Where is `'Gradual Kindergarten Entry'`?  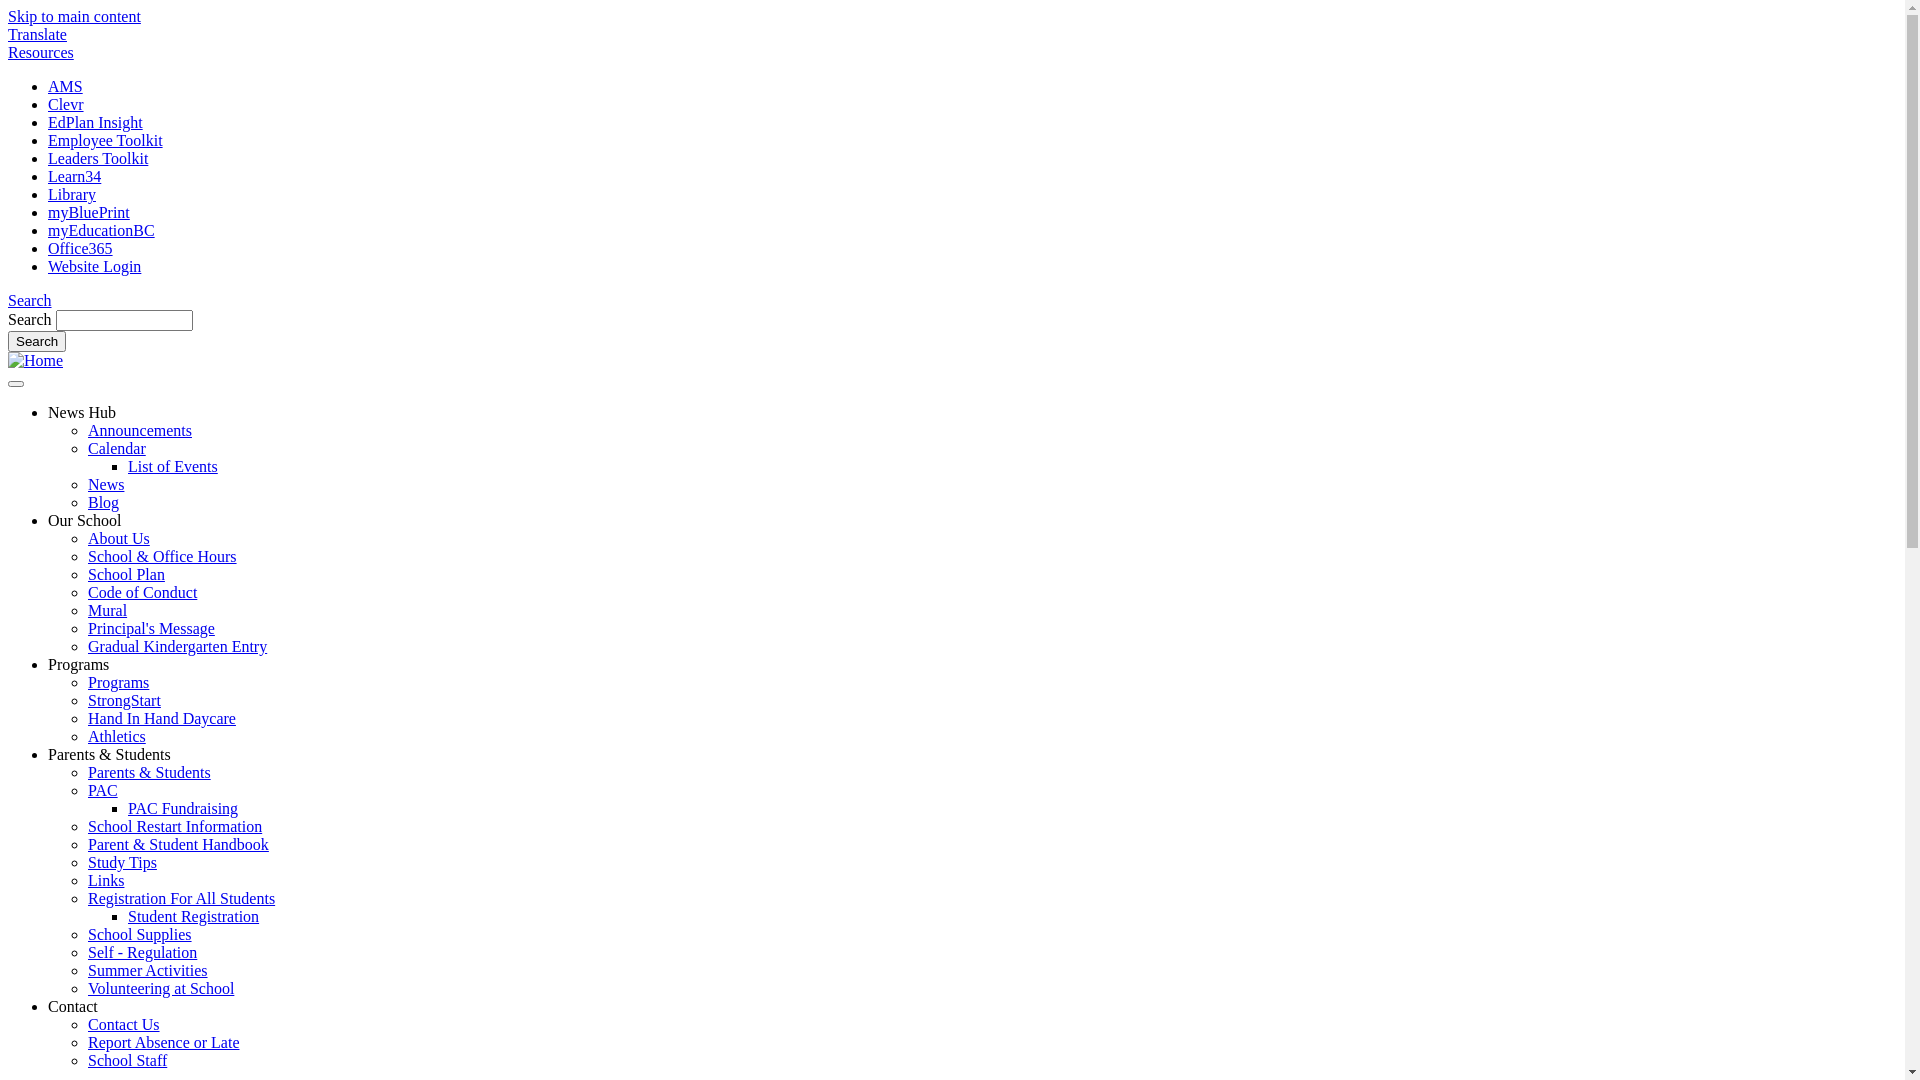 'Gradual Kindergarten Entry' is located at coordinates (177, 646).